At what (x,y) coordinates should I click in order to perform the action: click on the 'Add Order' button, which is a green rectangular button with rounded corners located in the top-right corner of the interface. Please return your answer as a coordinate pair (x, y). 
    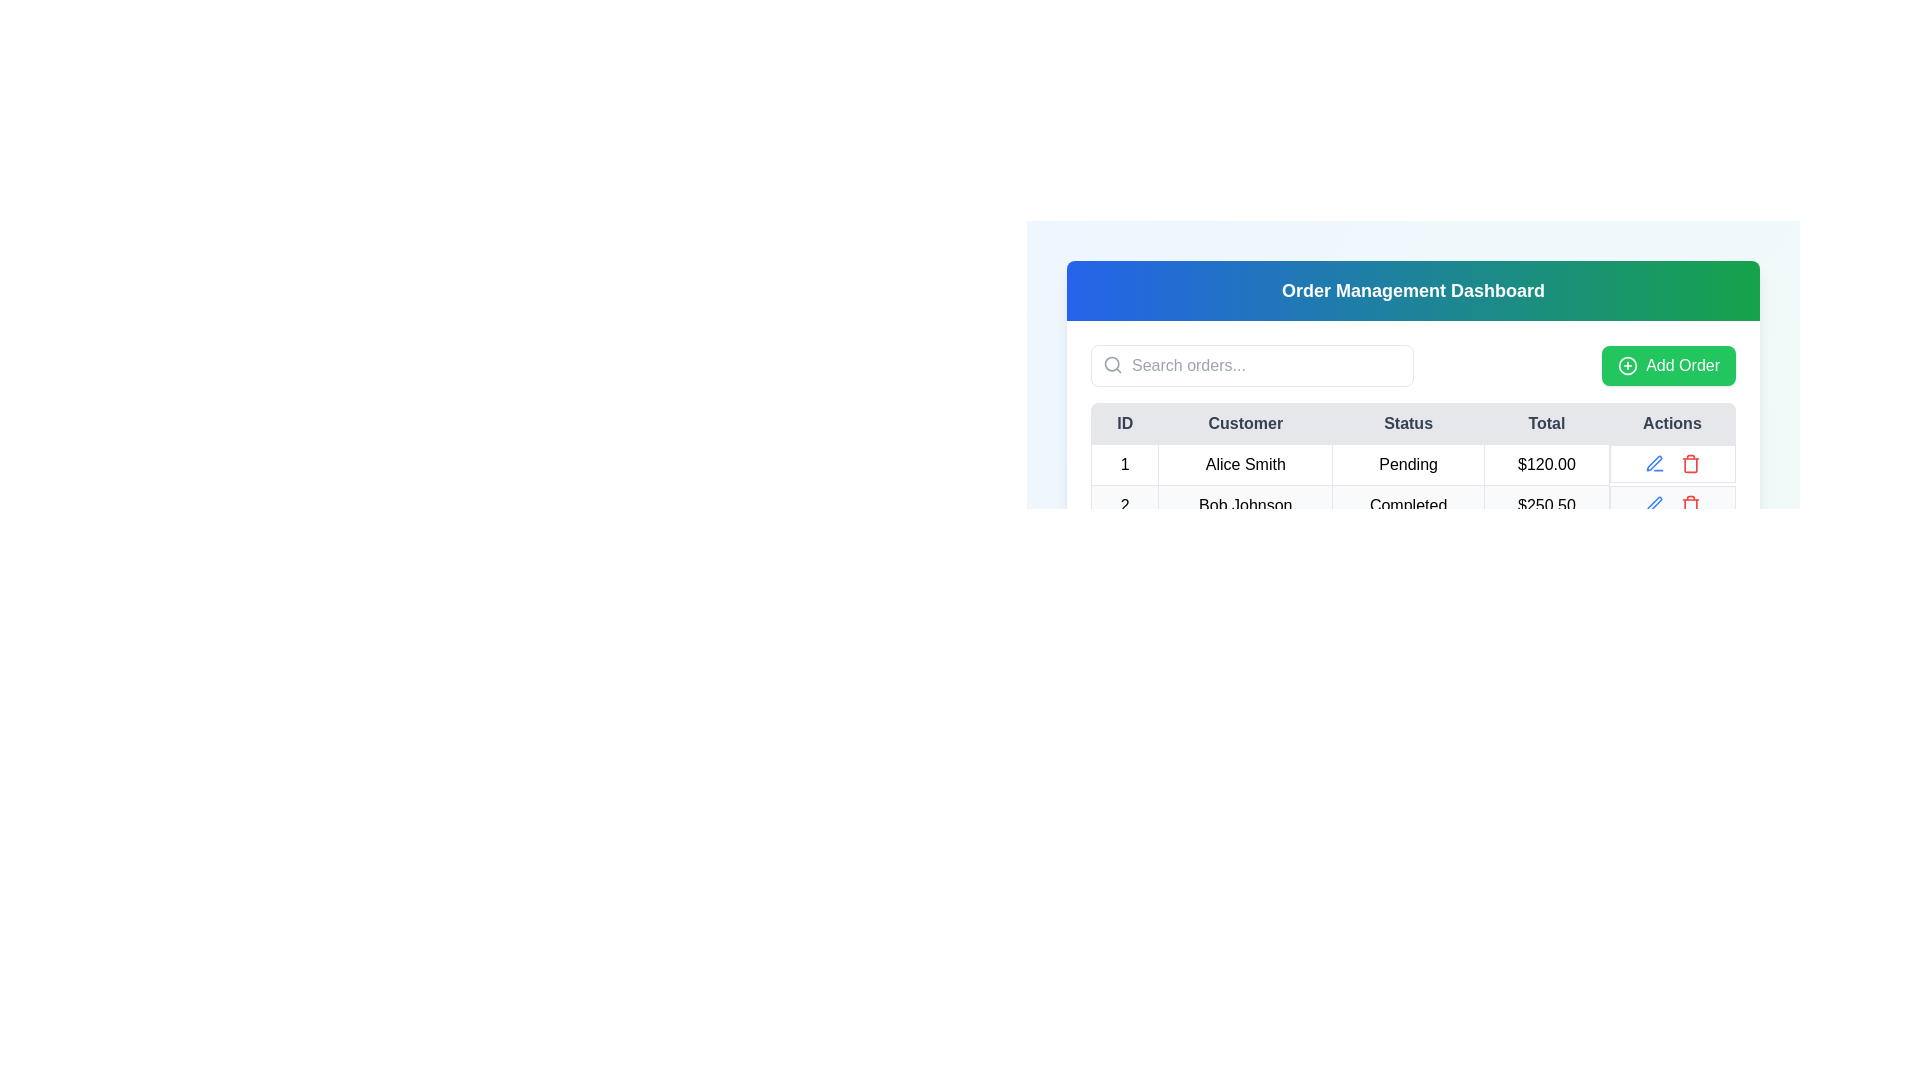
    Looking at the image, I should click on (1669, 366).